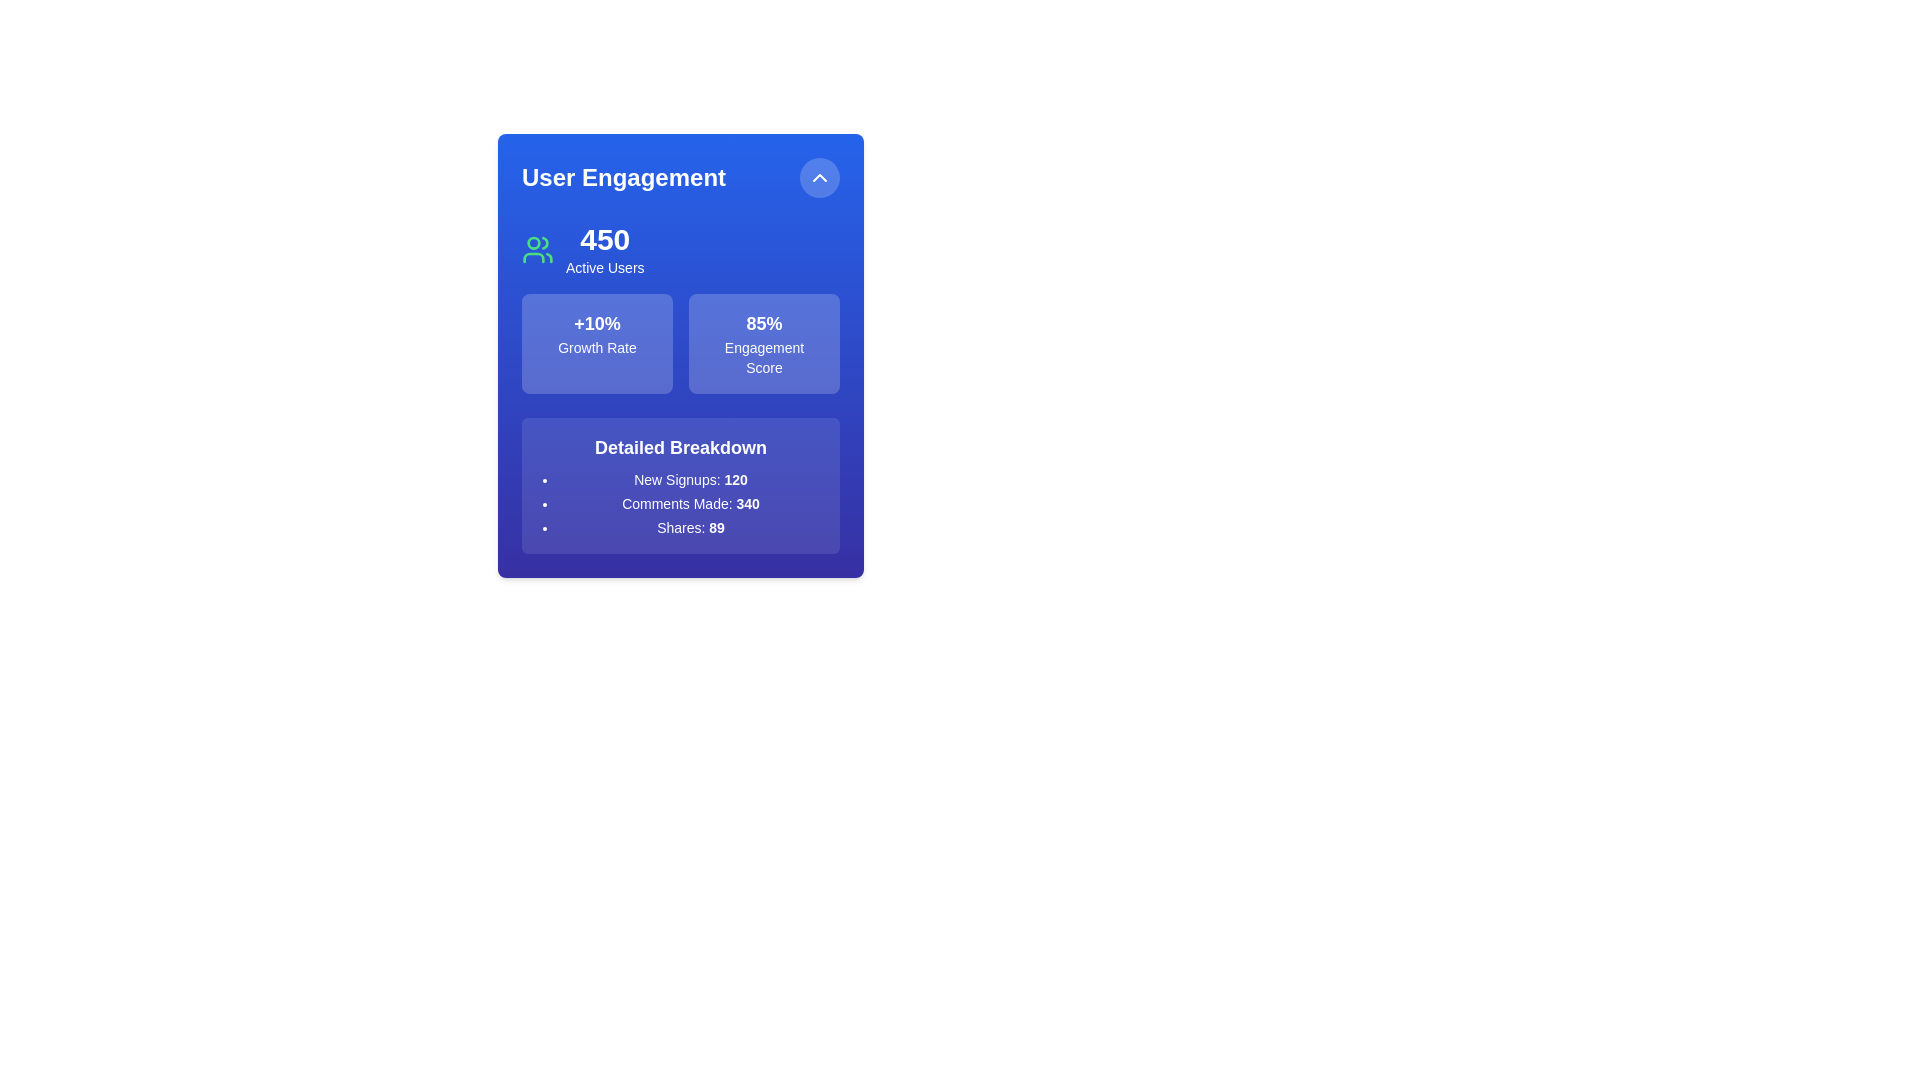 The image size is (1920, 1080). What do you see at coordinates (537, 249) in the screenshot?
I see `the user icon represented by a green circular outline located next to the text '450 Active Users' for visual reference` at bounding box center [537, 249].